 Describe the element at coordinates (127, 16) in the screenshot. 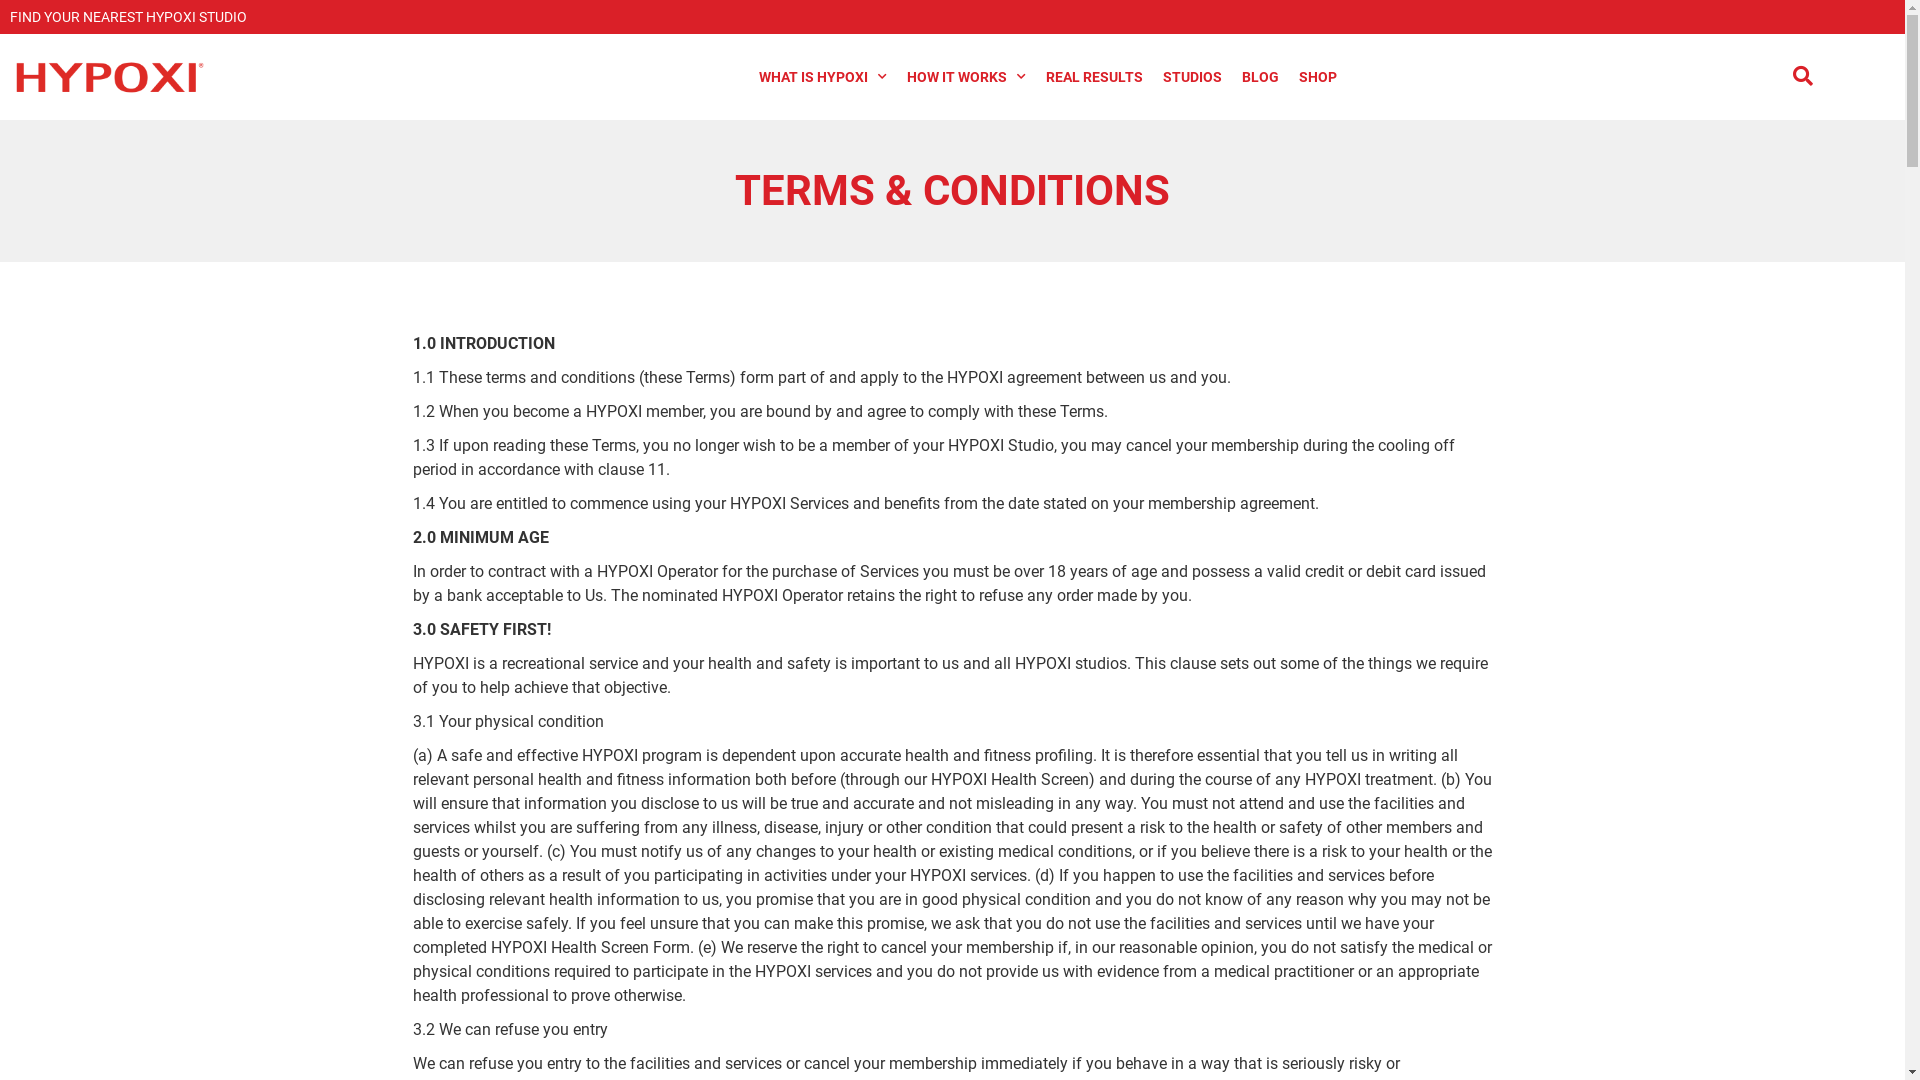

I see `'FIND YOUR NEAREST HYPOXI STUDIO'` at that location.